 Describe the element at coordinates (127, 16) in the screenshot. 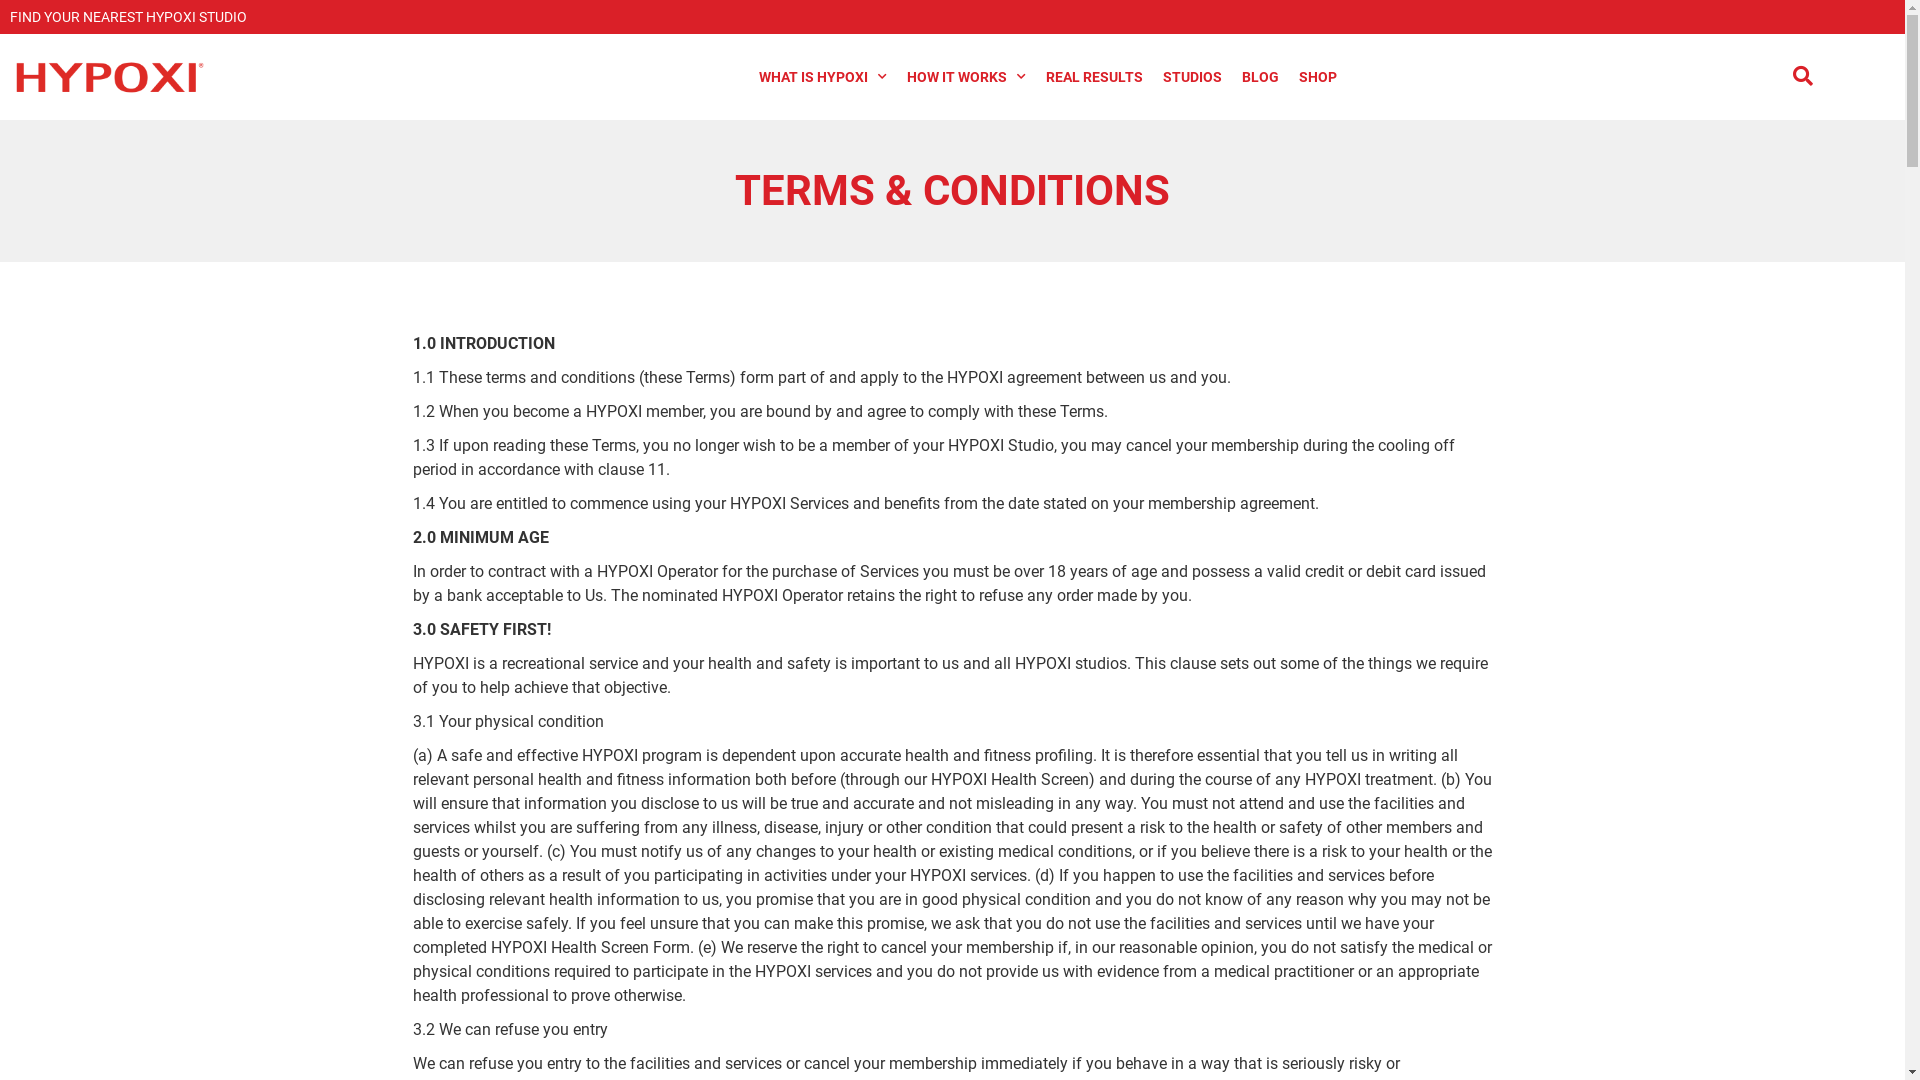

I see `'FIND YOUR NEAREST HYPOXI STUDIO'` at that location.